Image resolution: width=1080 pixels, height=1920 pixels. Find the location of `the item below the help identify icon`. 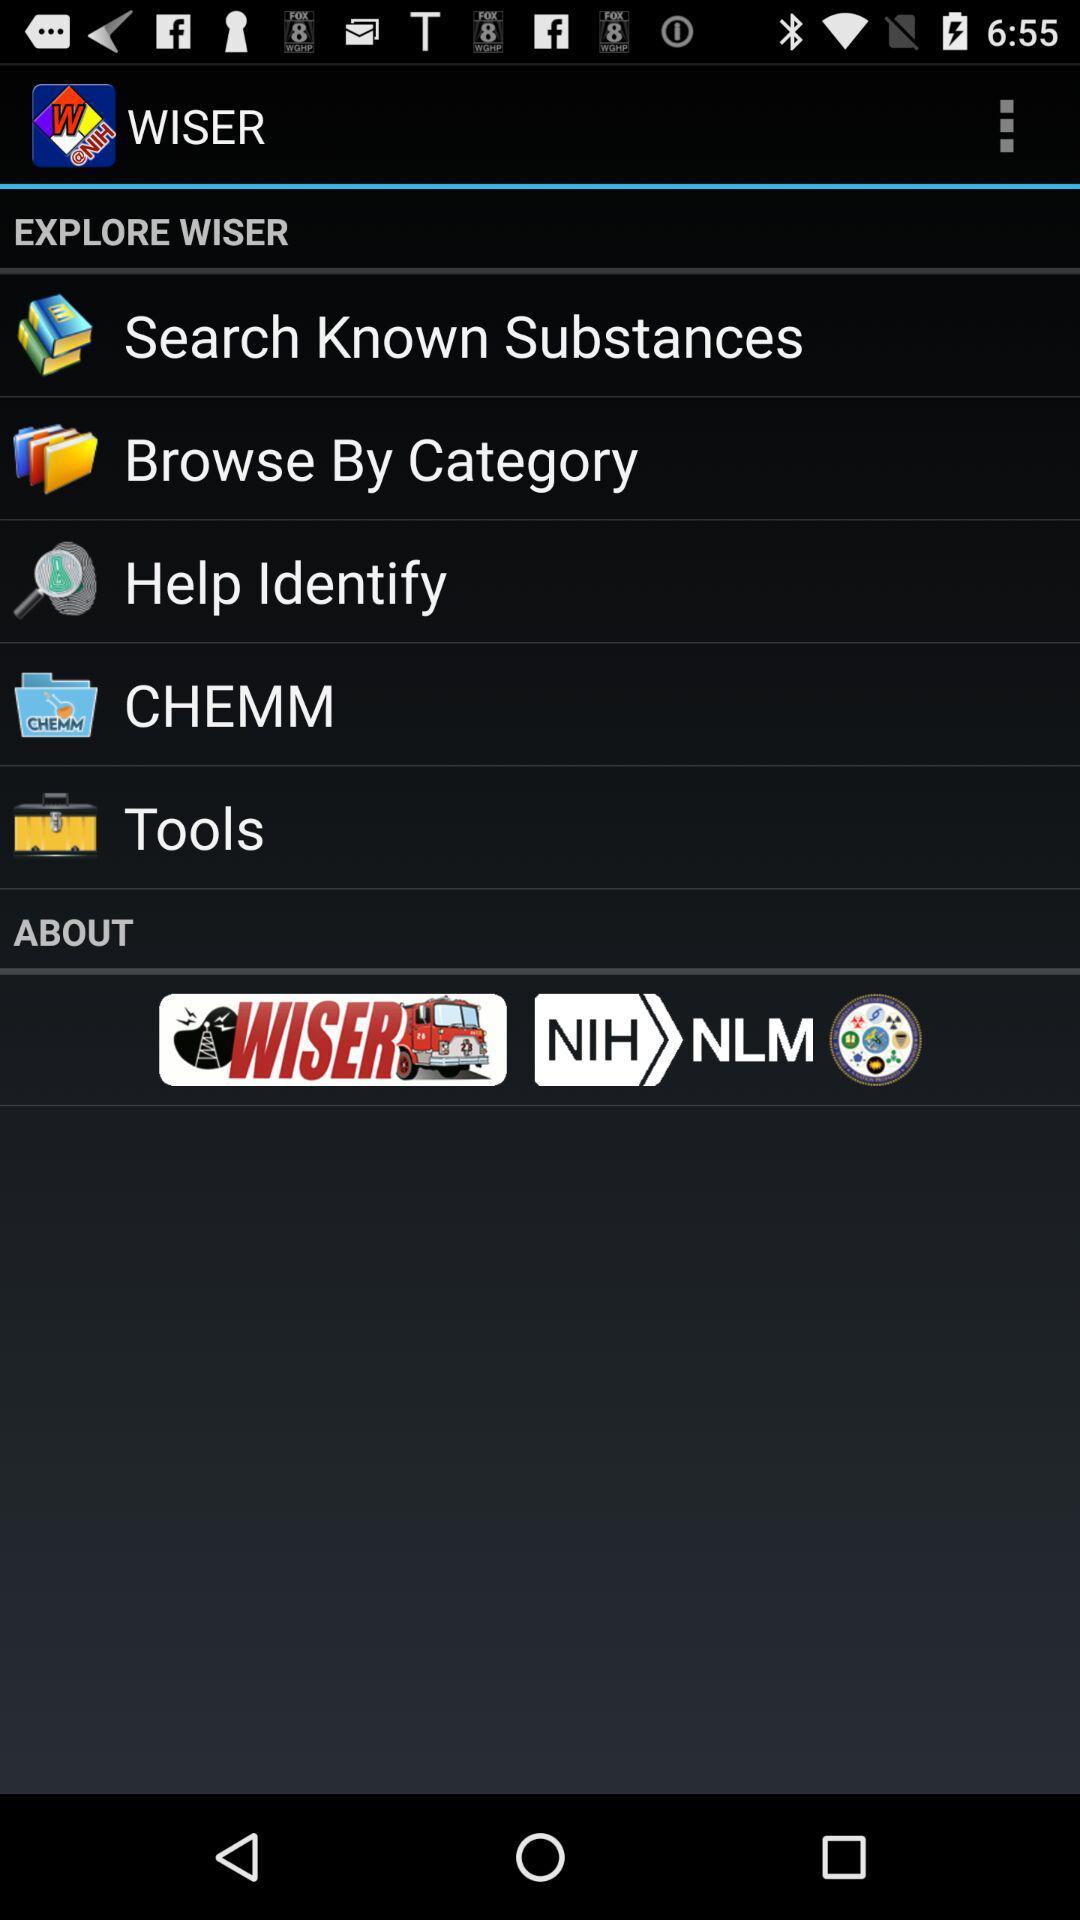

the item below the help identify icon is located at coordinates (600, 703).